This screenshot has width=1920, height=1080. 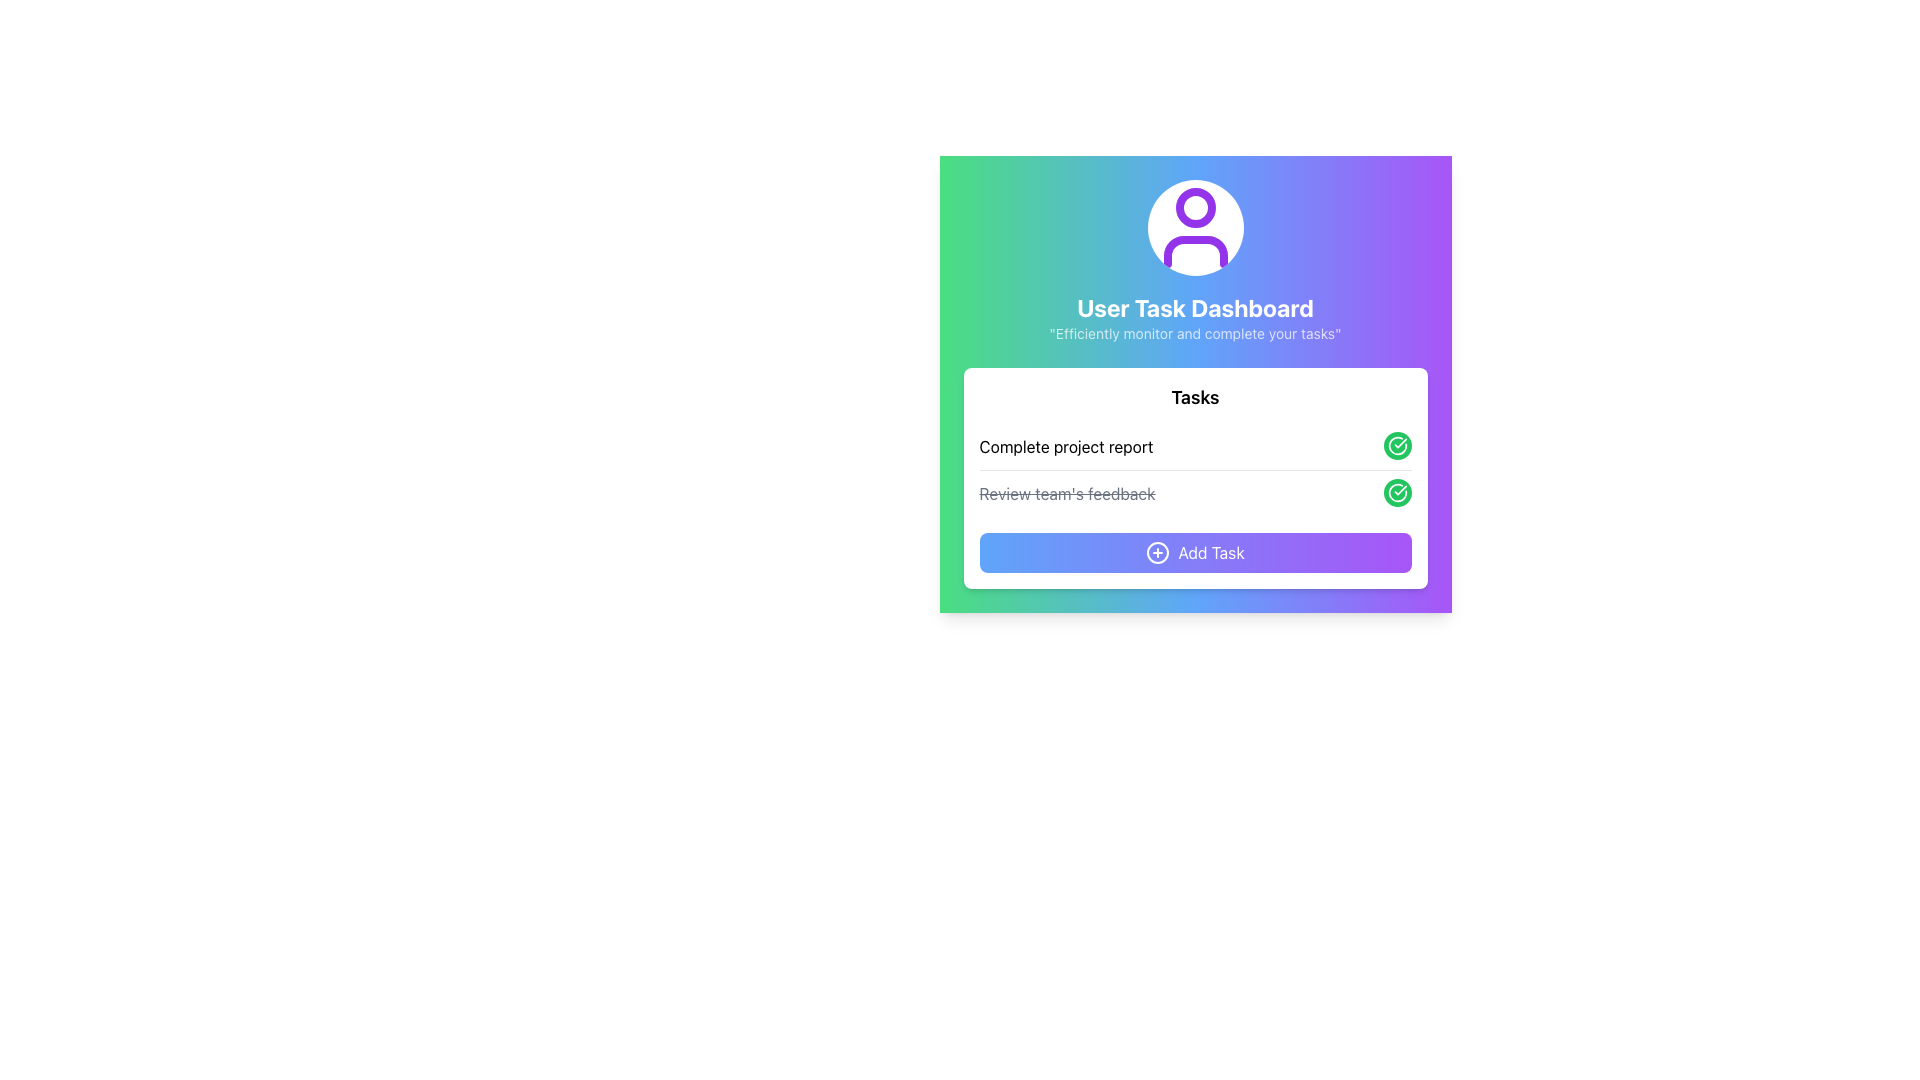 What do you see at coordinates (1195, 552) in the screenshot?
I see `the 'Add Task' button, which is a wide rectangular button with rounded corners, featuring a gradient background from blue to purple and centered text in white, located at the bottom of the 'Tasks' card` at bounding box center [1195, 552].